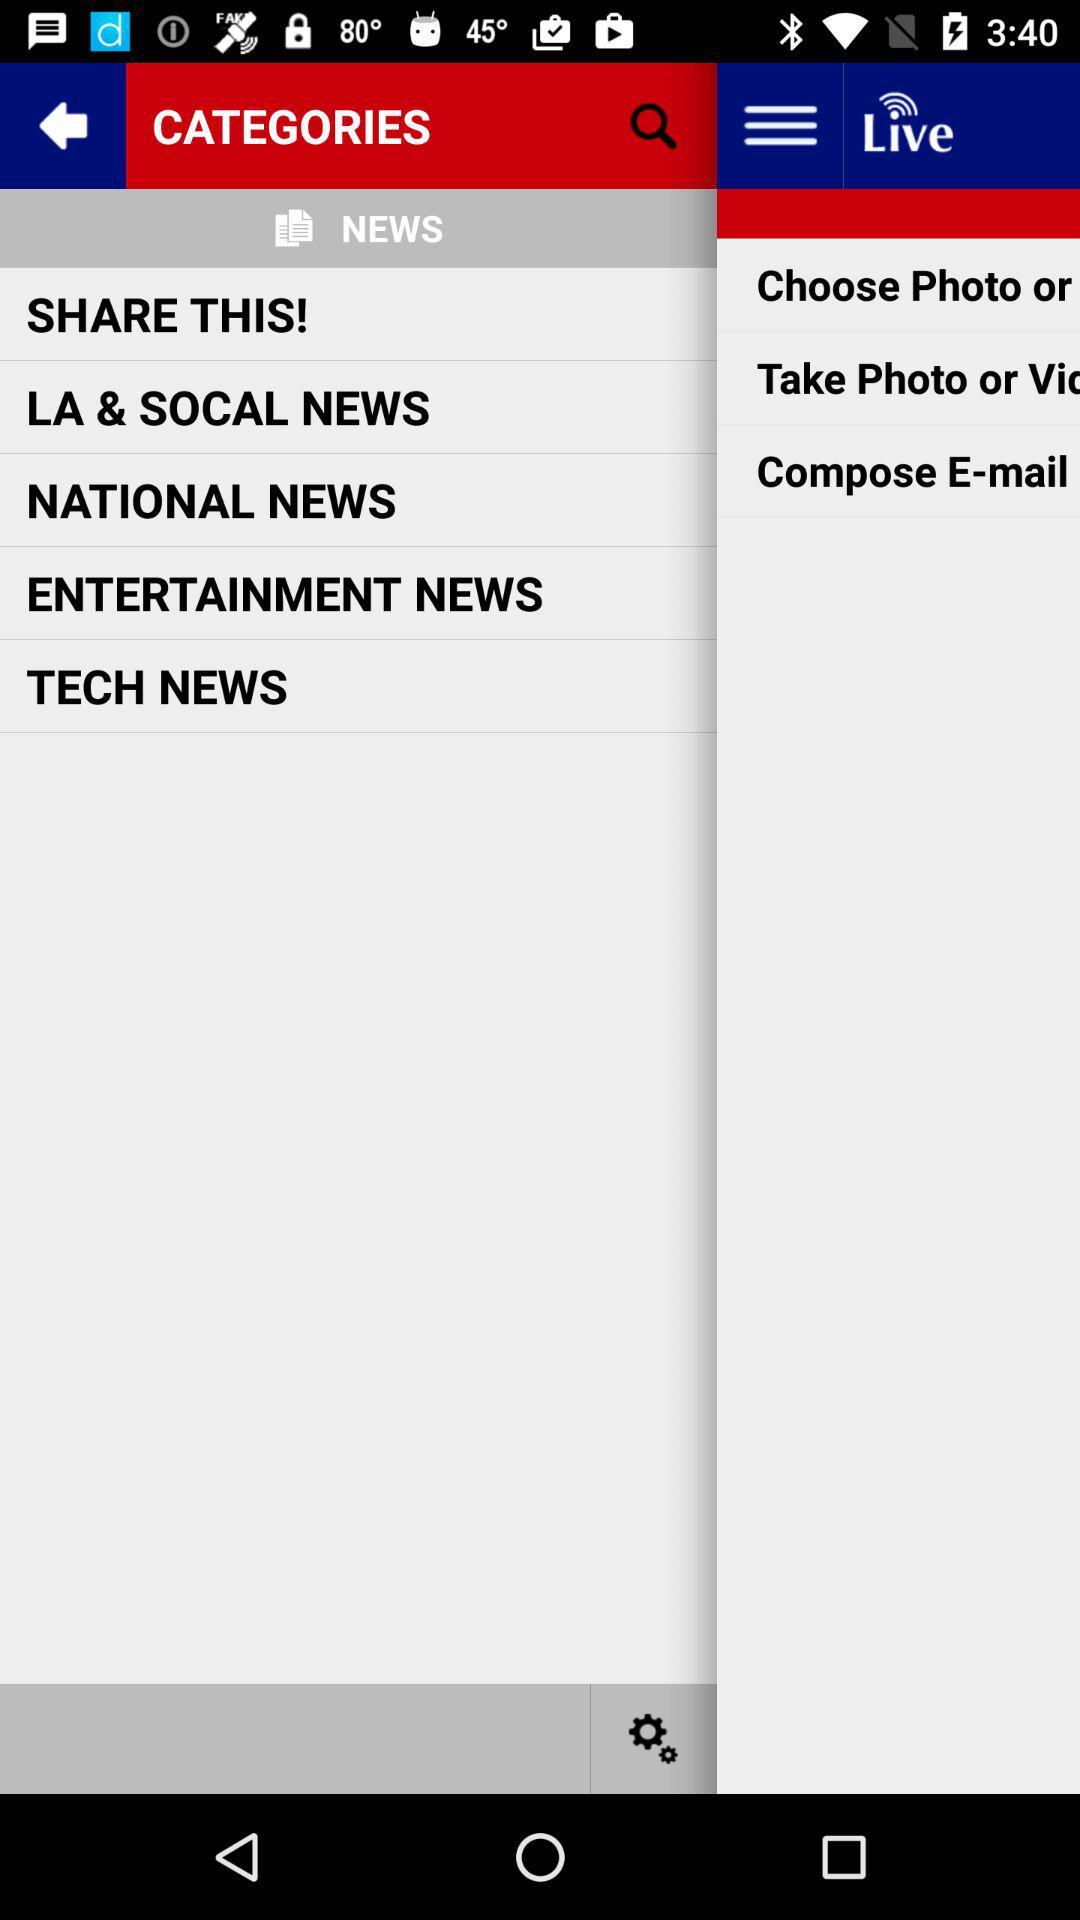  I want to click on the categories, so click(420, 124).